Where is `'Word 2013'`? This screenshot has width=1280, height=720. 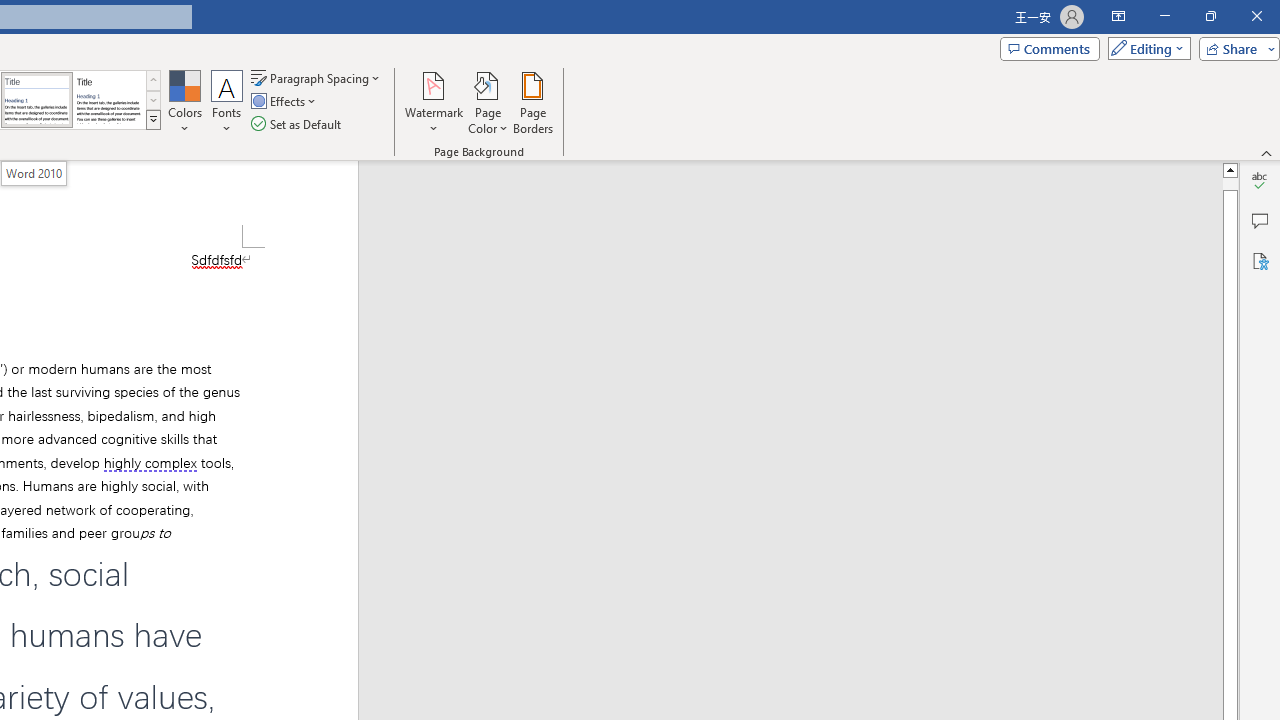
'Word 2013' is located at coordinates (107, 100).